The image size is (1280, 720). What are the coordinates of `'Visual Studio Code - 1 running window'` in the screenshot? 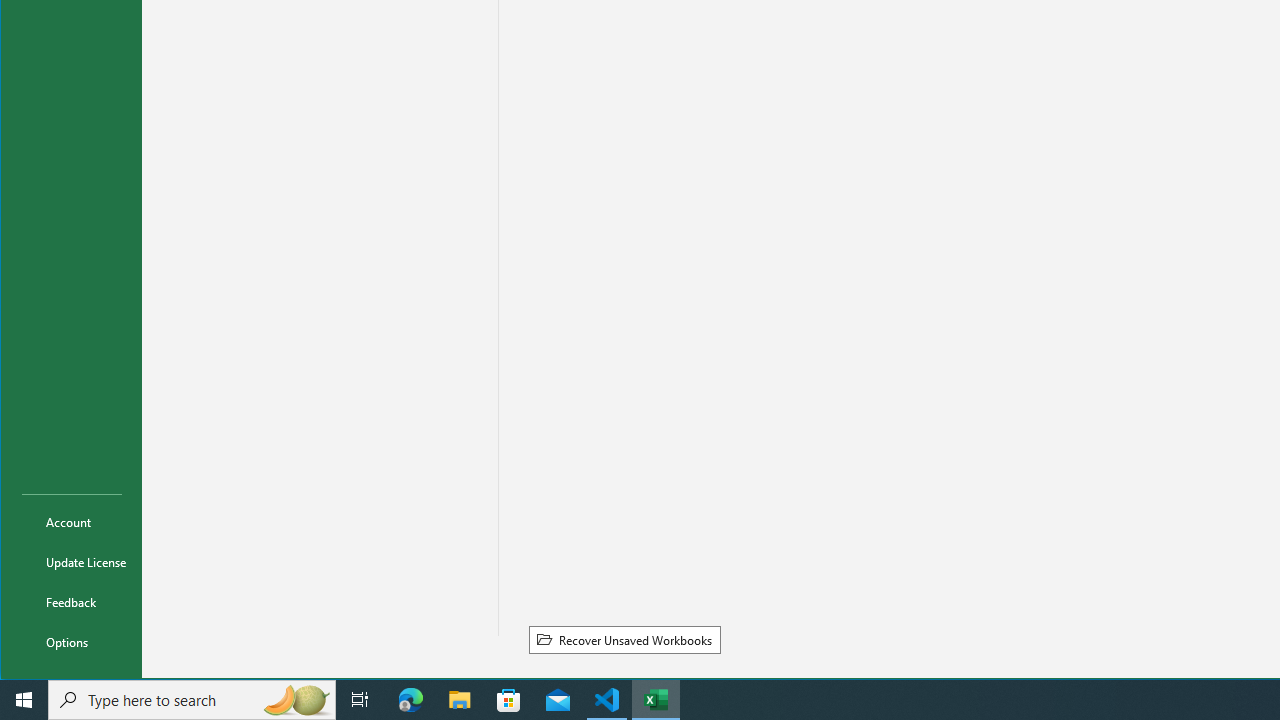 It's located at (606, 698).